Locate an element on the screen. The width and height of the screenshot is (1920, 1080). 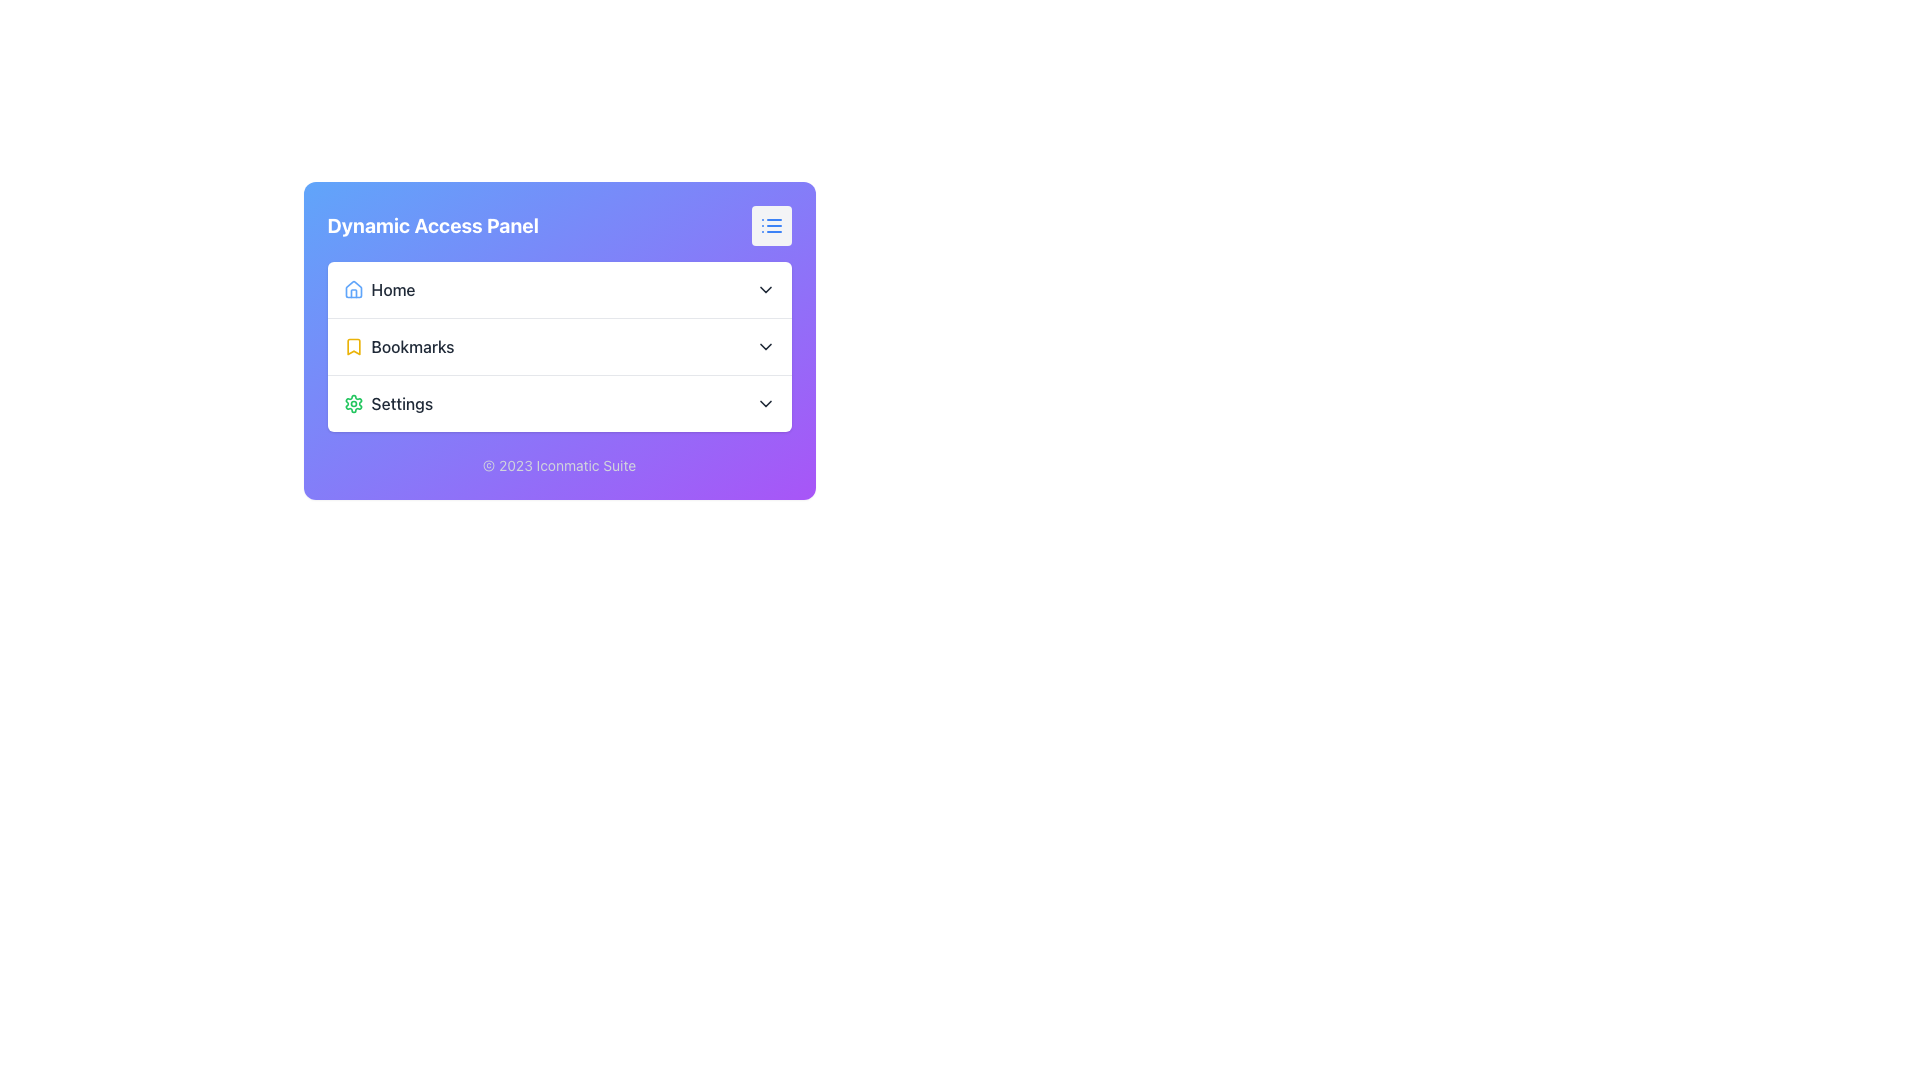
the stylized house icon, which features a triangular roof and a square base, located to the left of the 'Home' text in the primary menu list is located at coordinates (353, 289).